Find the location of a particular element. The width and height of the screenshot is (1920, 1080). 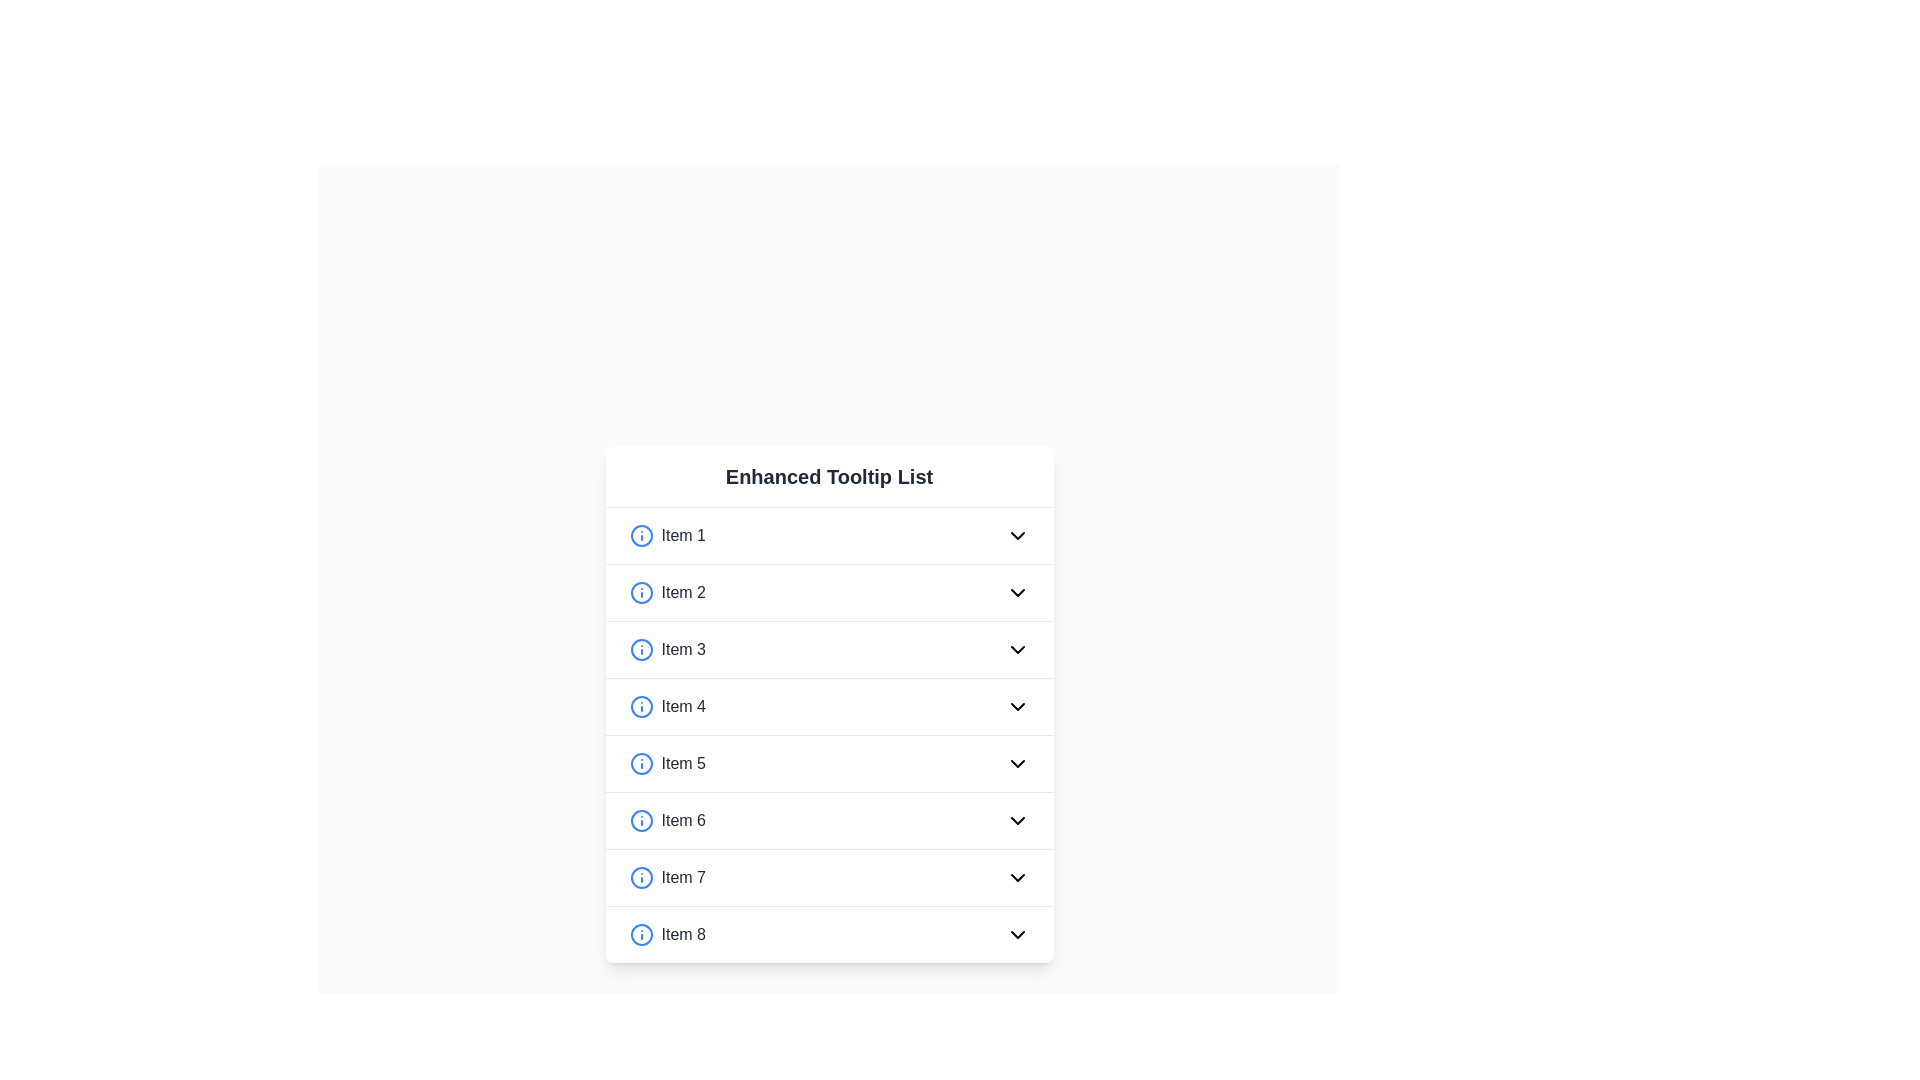

the first list item labeled 'Item 1' is located at coordinates (829, 535).